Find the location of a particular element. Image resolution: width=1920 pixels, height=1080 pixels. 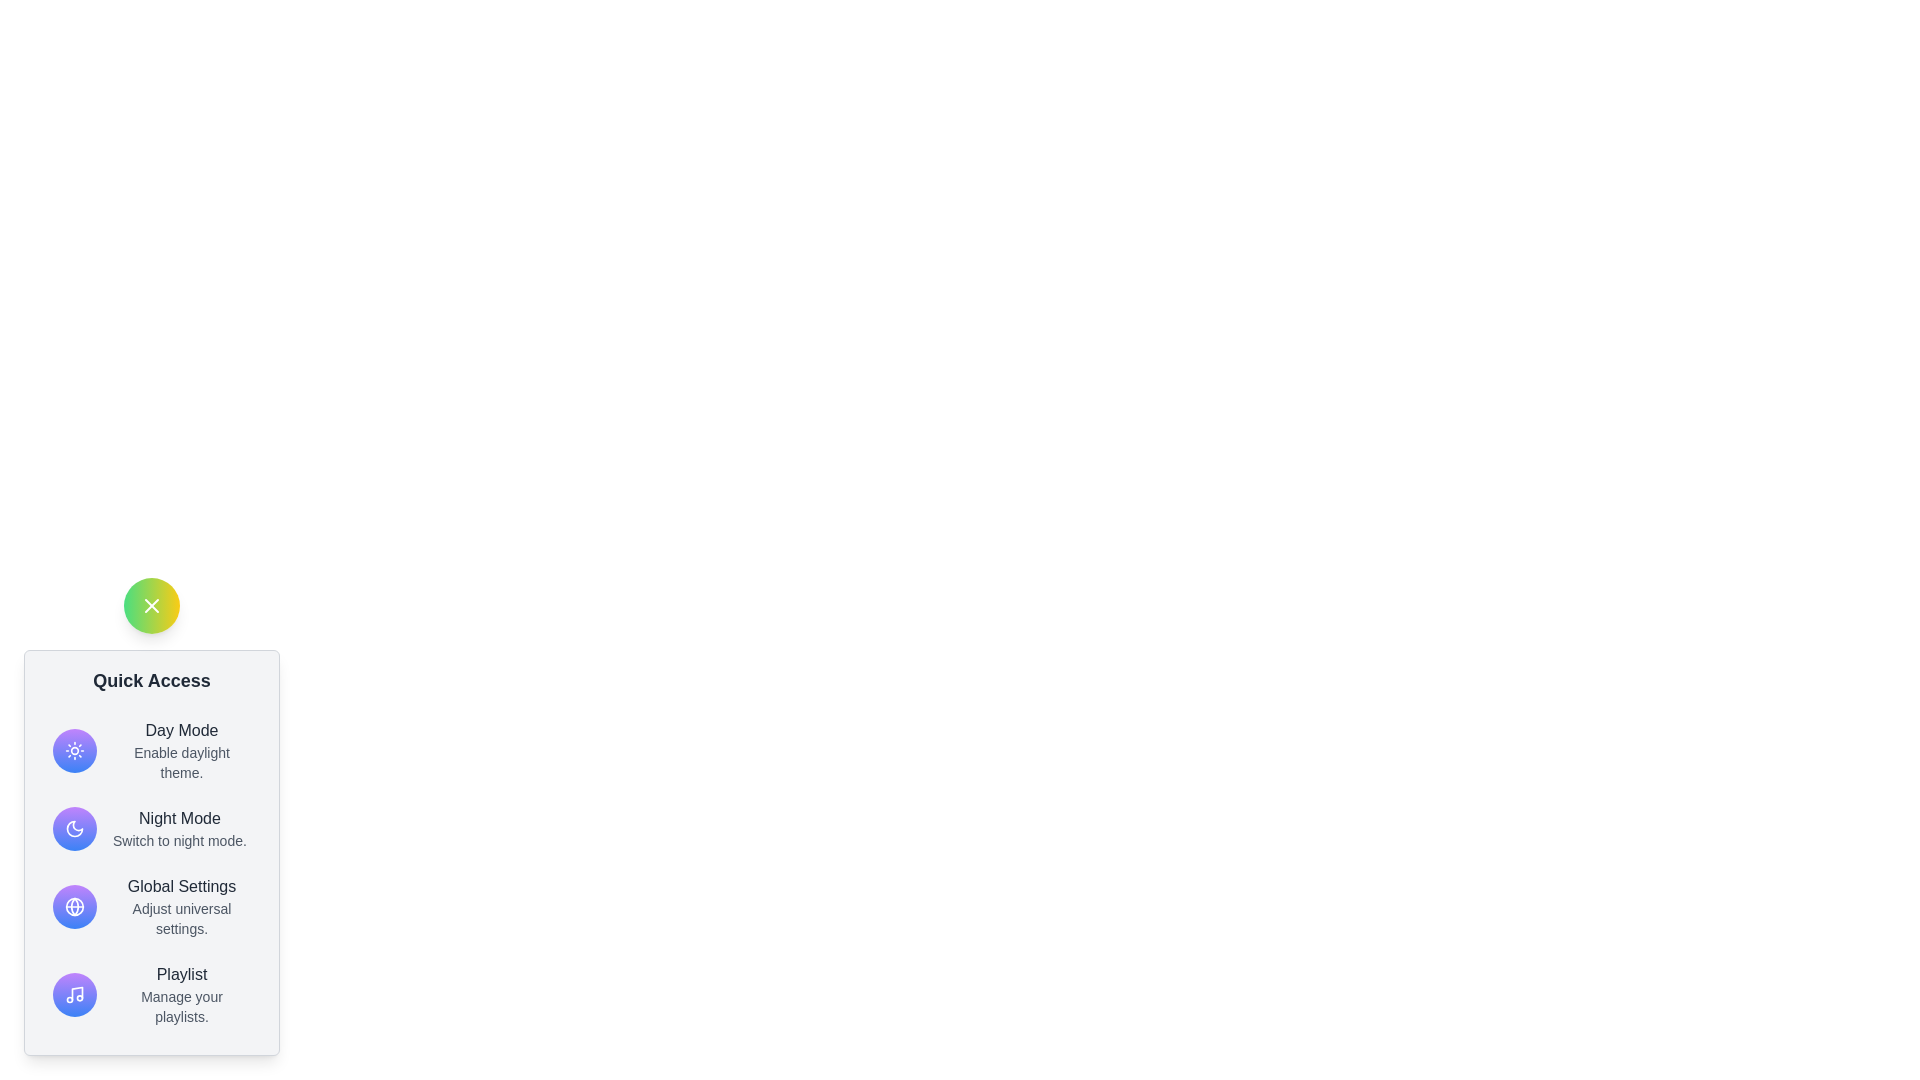

the 'Playlist' option to manage your playlists is located at coordinates (182, 995).